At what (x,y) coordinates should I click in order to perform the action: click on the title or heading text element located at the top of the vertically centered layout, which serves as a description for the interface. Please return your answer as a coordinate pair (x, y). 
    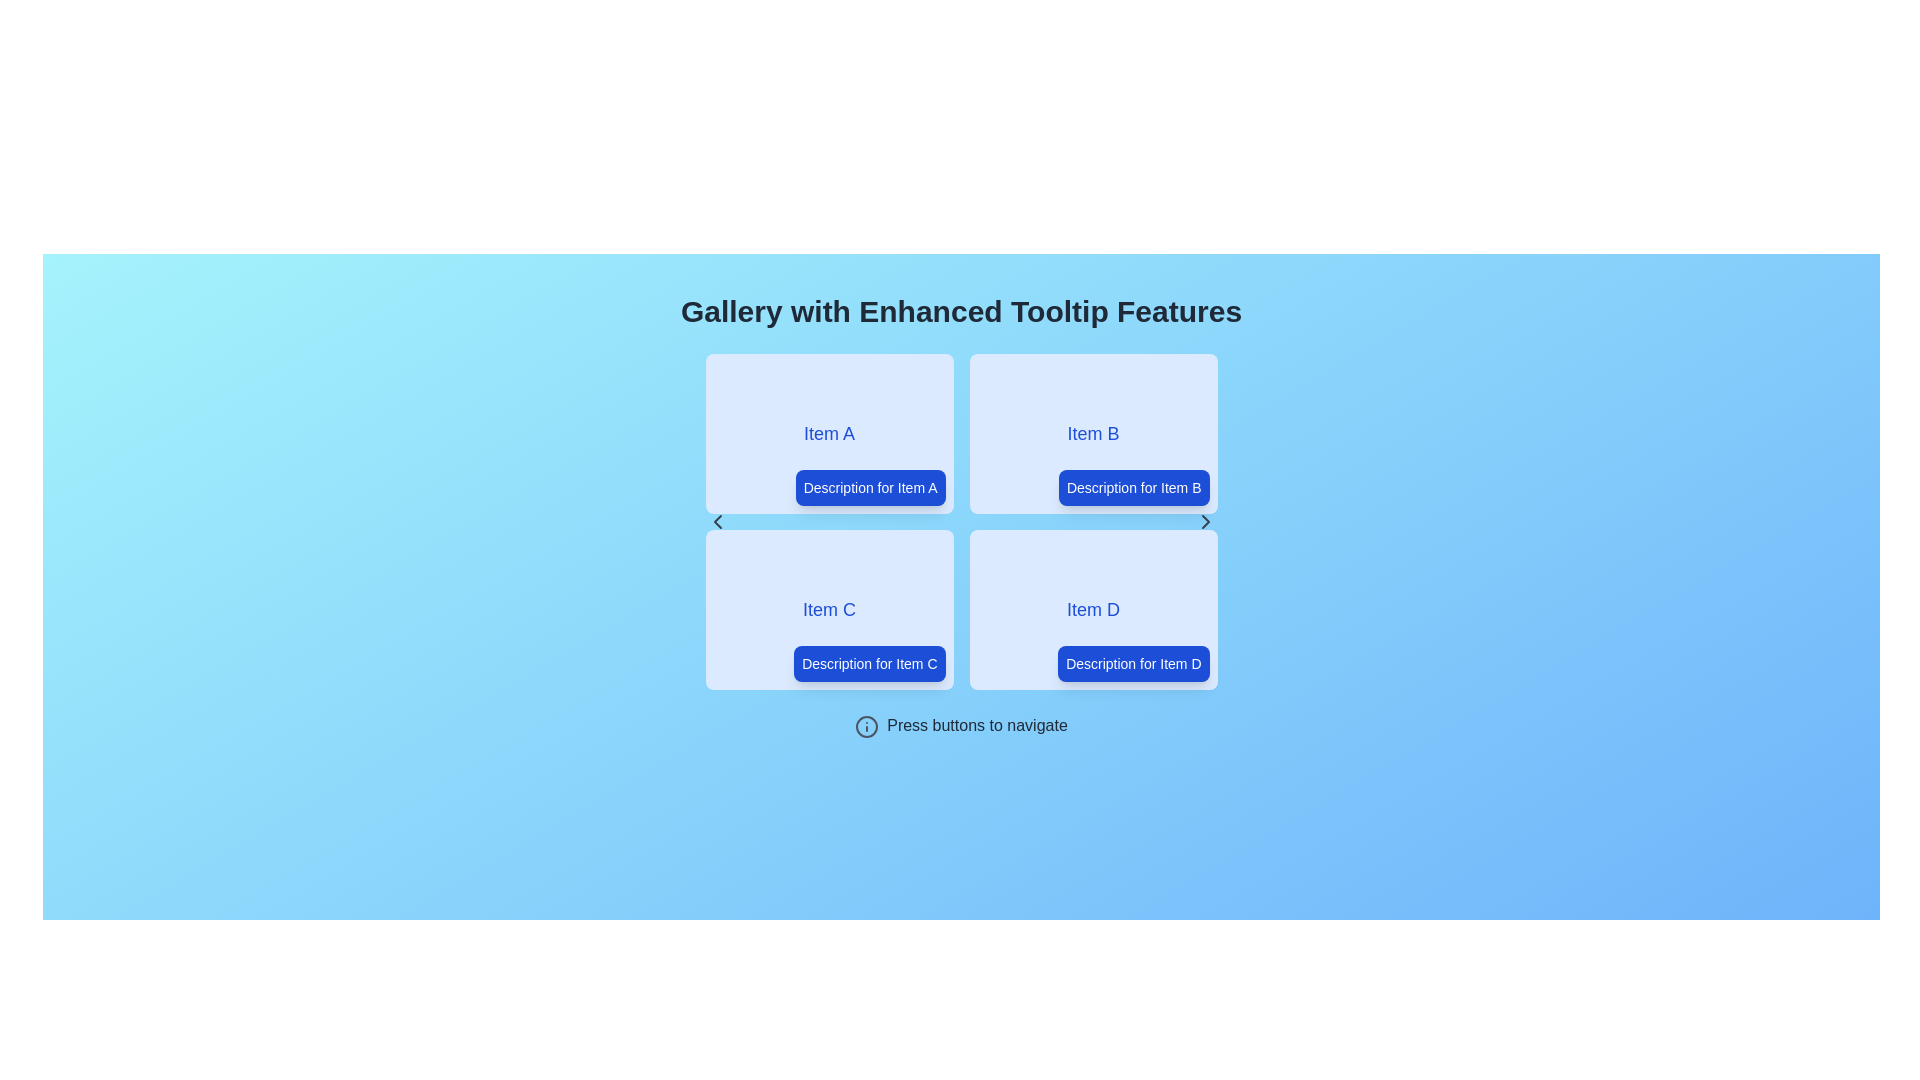
    Looking at the image, I should click on (961, 312).